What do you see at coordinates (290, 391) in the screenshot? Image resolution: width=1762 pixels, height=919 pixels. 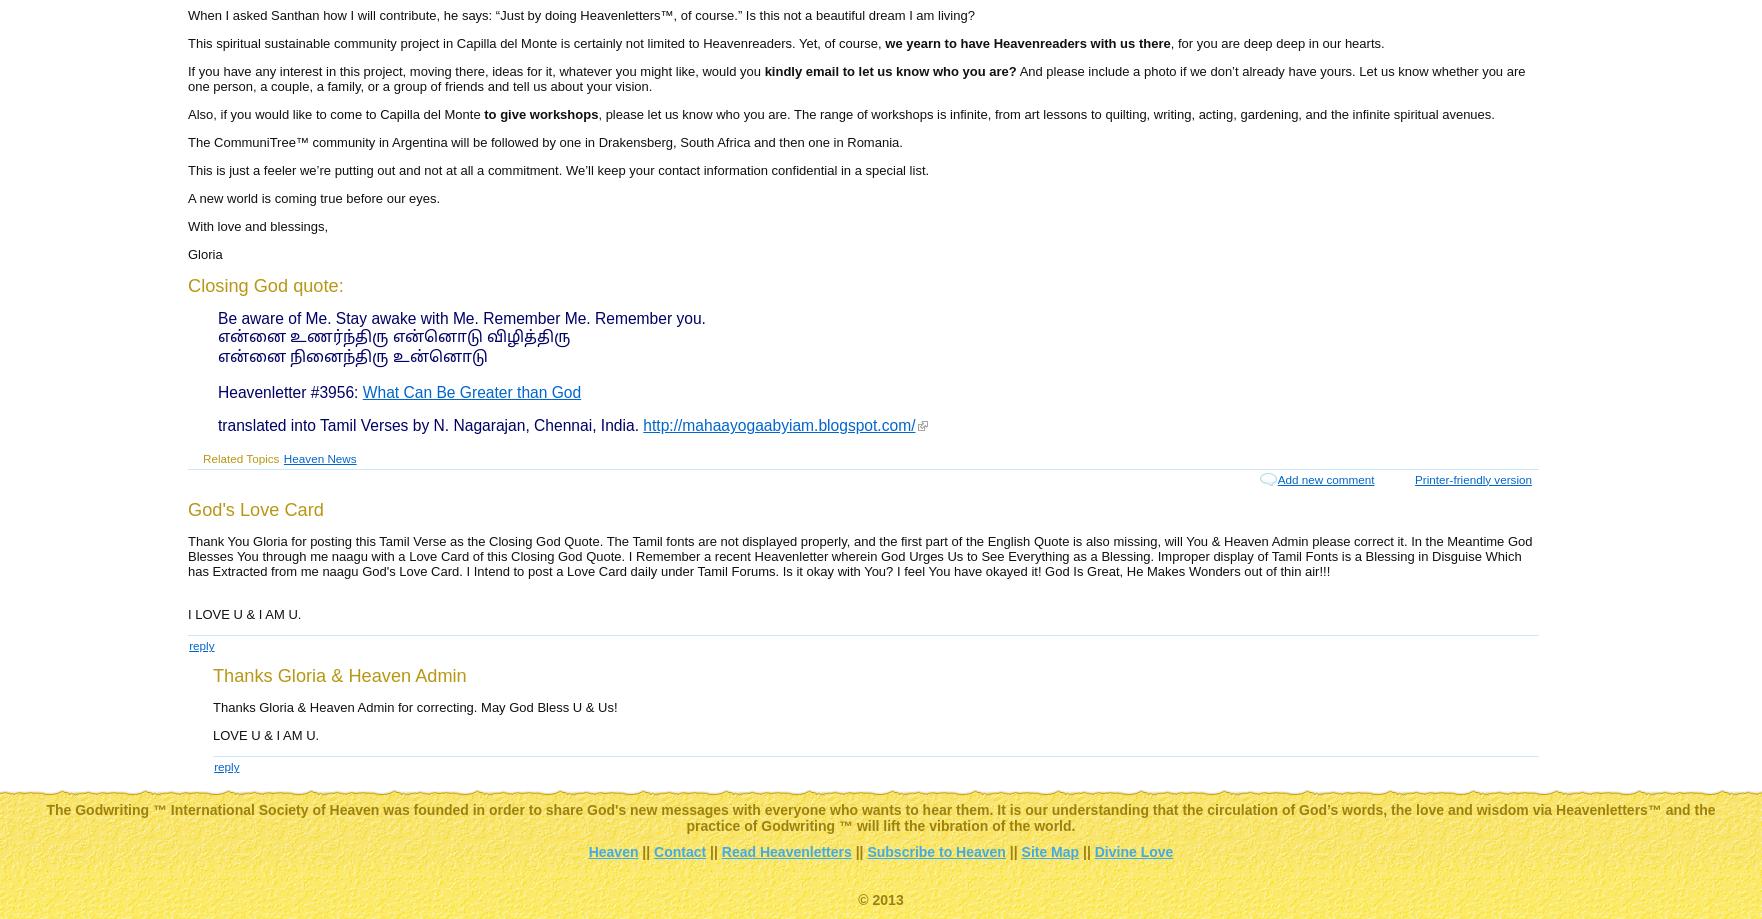 I see `'Heavenletter #3956:'` at bounding box center [290, 391].